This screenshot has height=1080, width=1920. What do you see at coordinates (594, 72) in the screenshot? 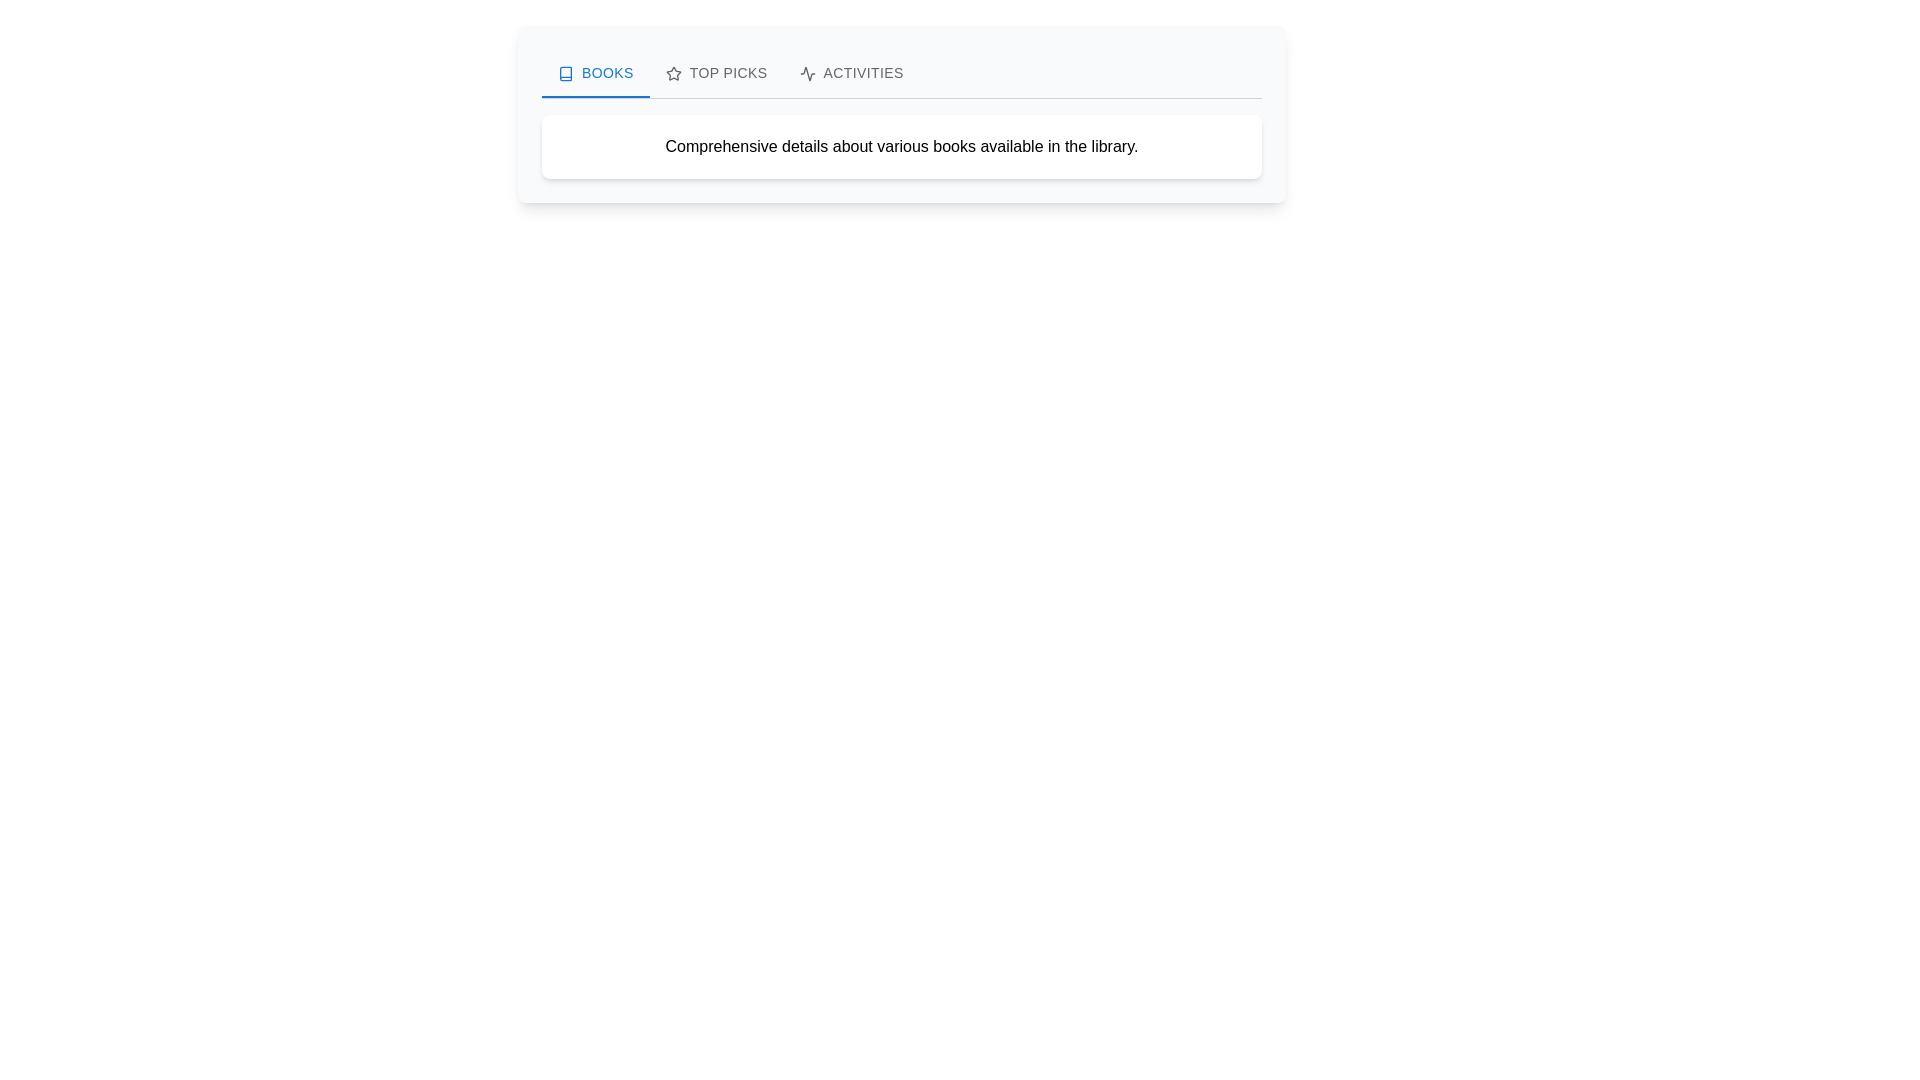
I see `the 'Books' tab in the navigation bar, which consists of a blue book icon followed by the text 'Books'` at bounding box center [594, 72].